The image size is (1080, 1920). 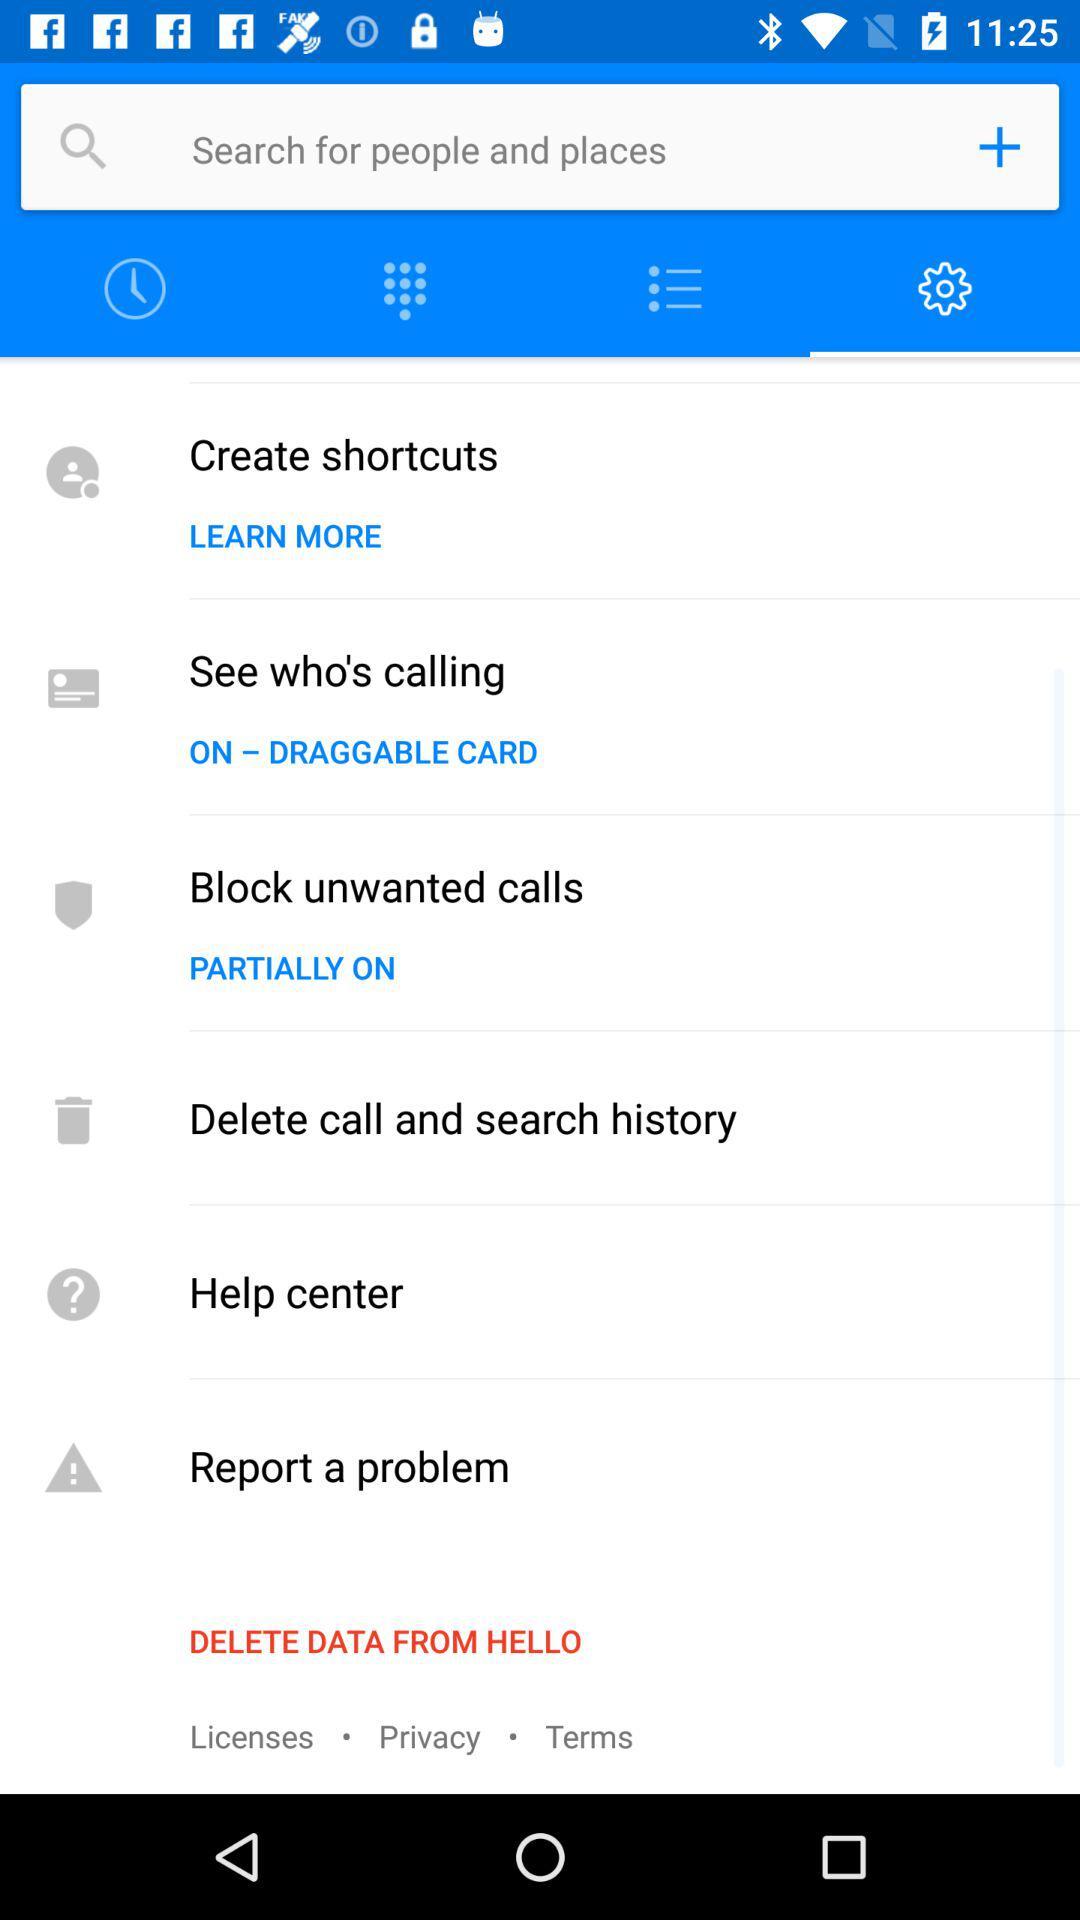 What do you see at coordinates (83, 146) in the screenshot?
I see `search` at bounding box center [83, 146].